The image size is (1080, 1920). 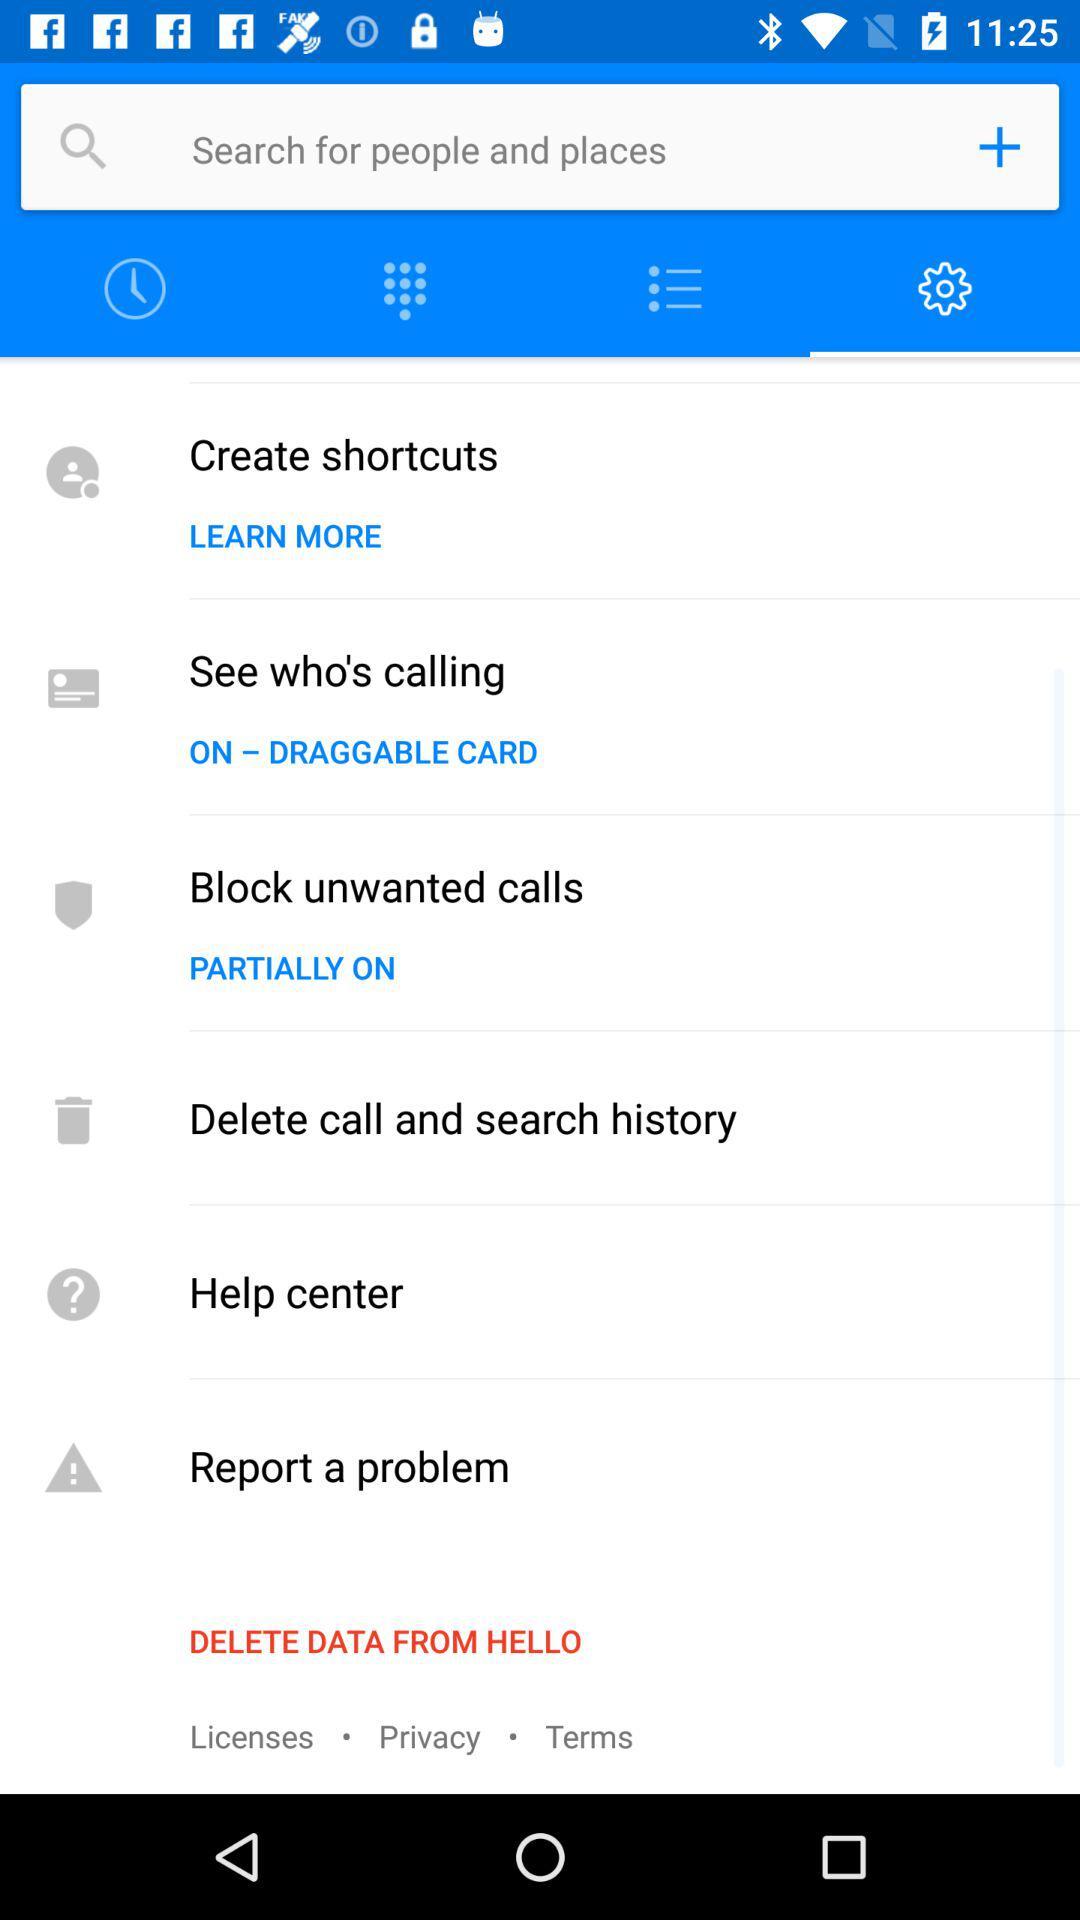 What do you see at coordinates (83, 146) in the screenshot?
I see `search` at bounding box center [83, 146].